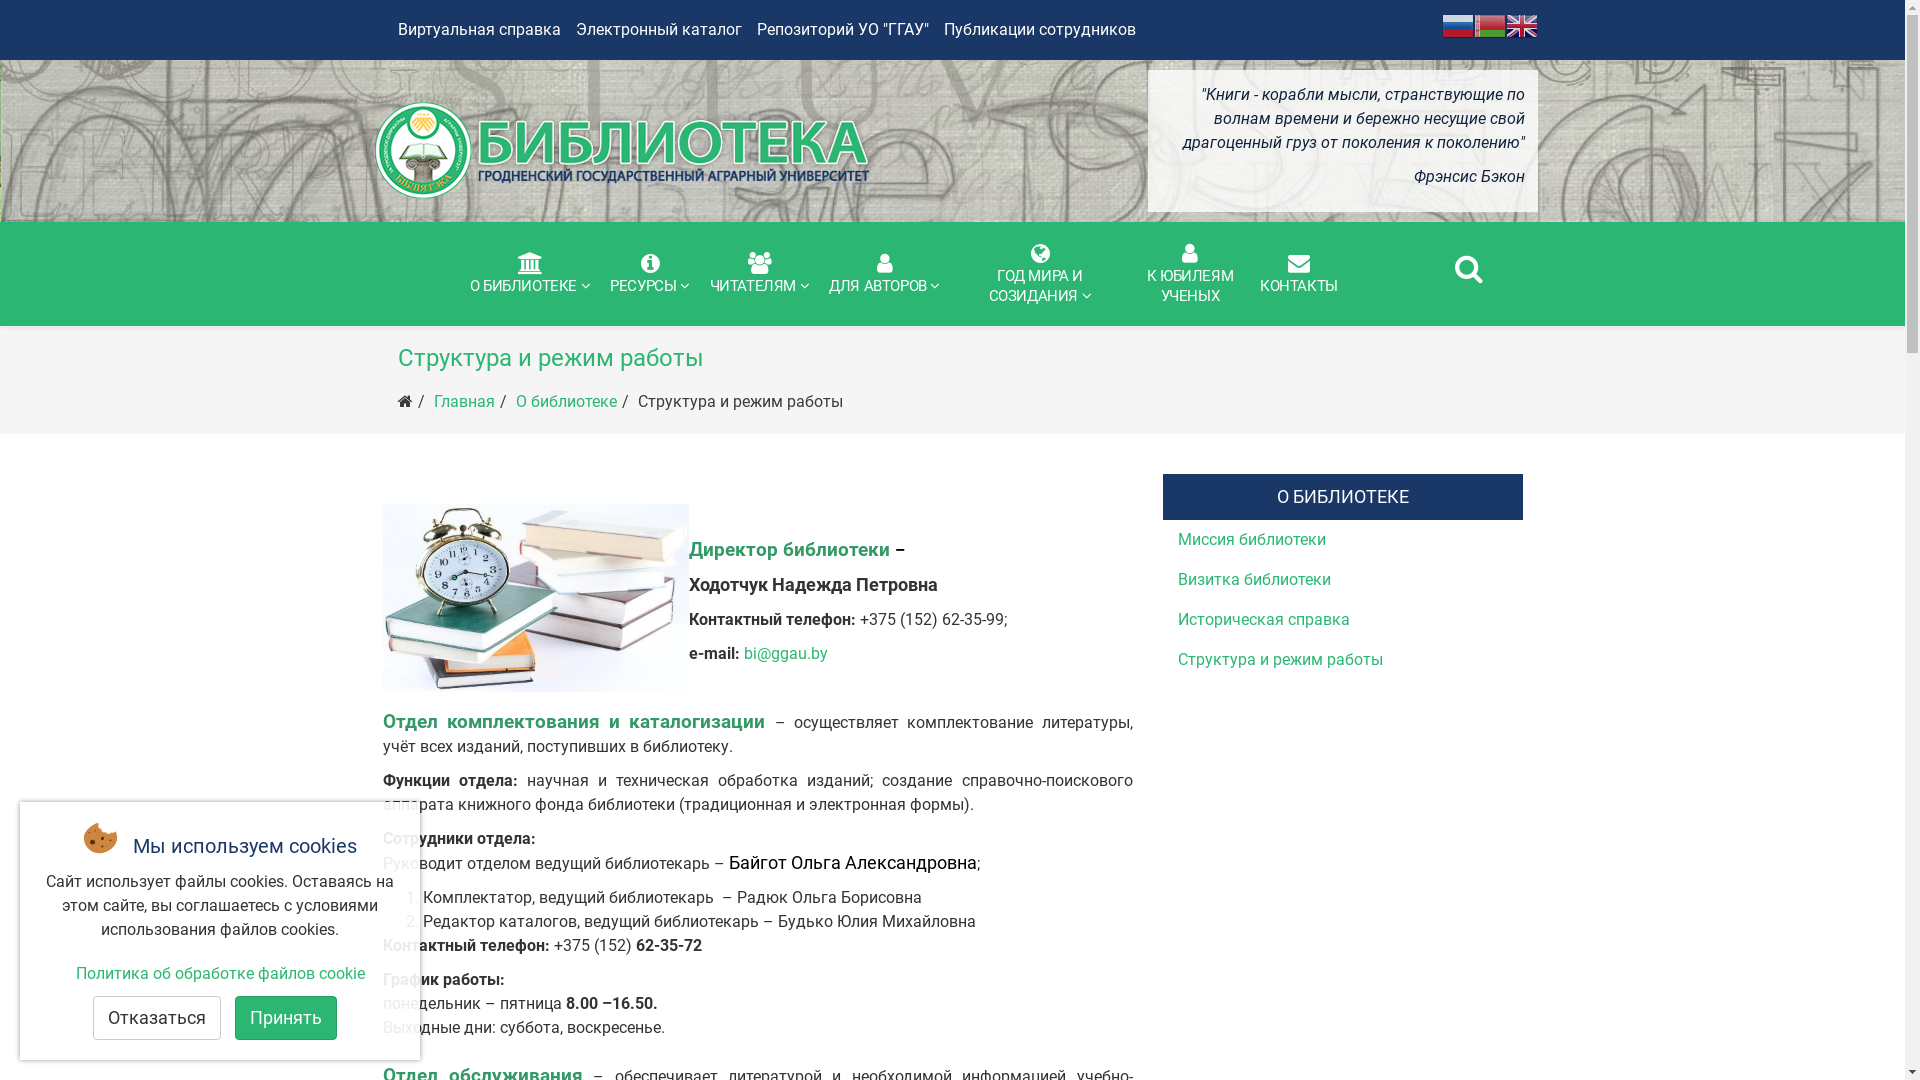 The height and width of the screenshot is (1080, 1920). What do you see at coordinates (1441, 24) in the screenshot?
I see `'Russian'` at bounding box center [1441, 24].